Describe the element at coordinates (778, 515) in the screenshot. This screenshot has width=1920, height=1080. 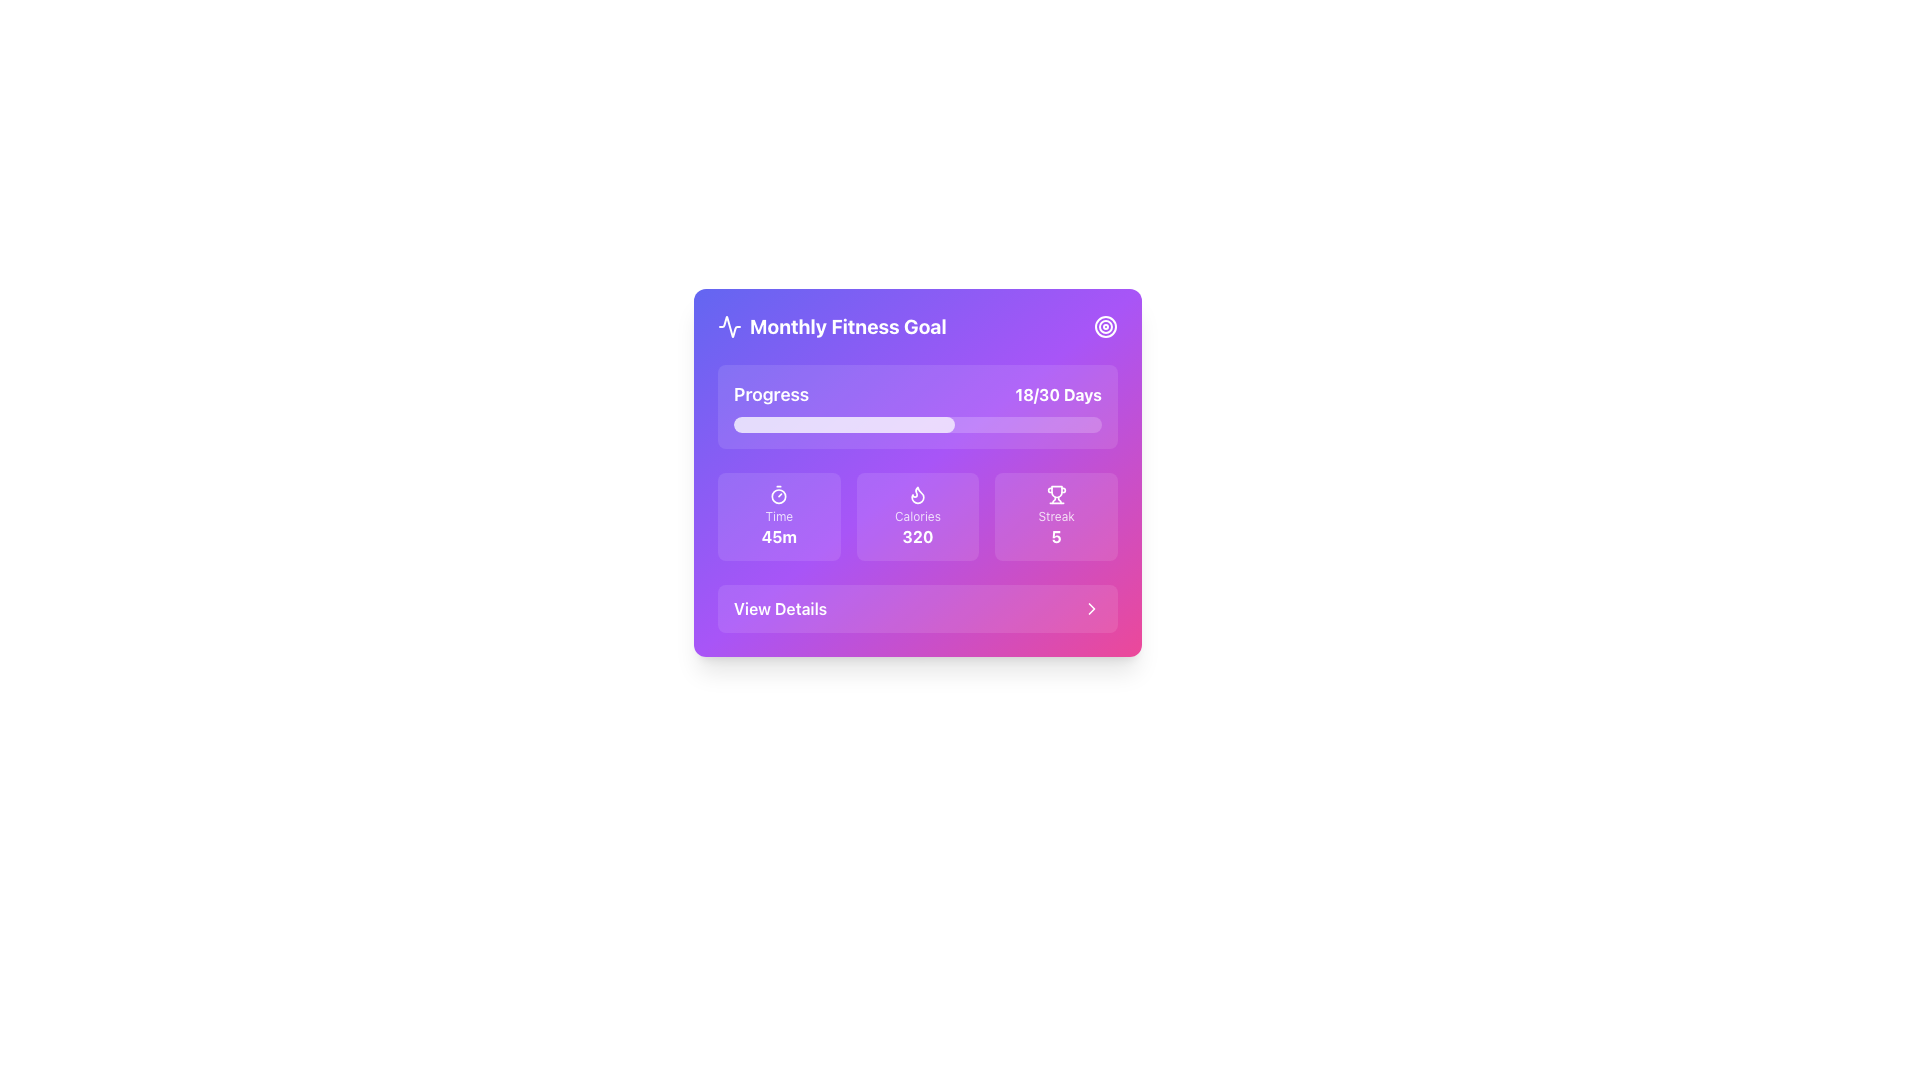
I see `the text element displaying 'Time' in small-sized, light white text on a purple background, located beneath the circular timer icon and above the bold text '45m'` at that location.